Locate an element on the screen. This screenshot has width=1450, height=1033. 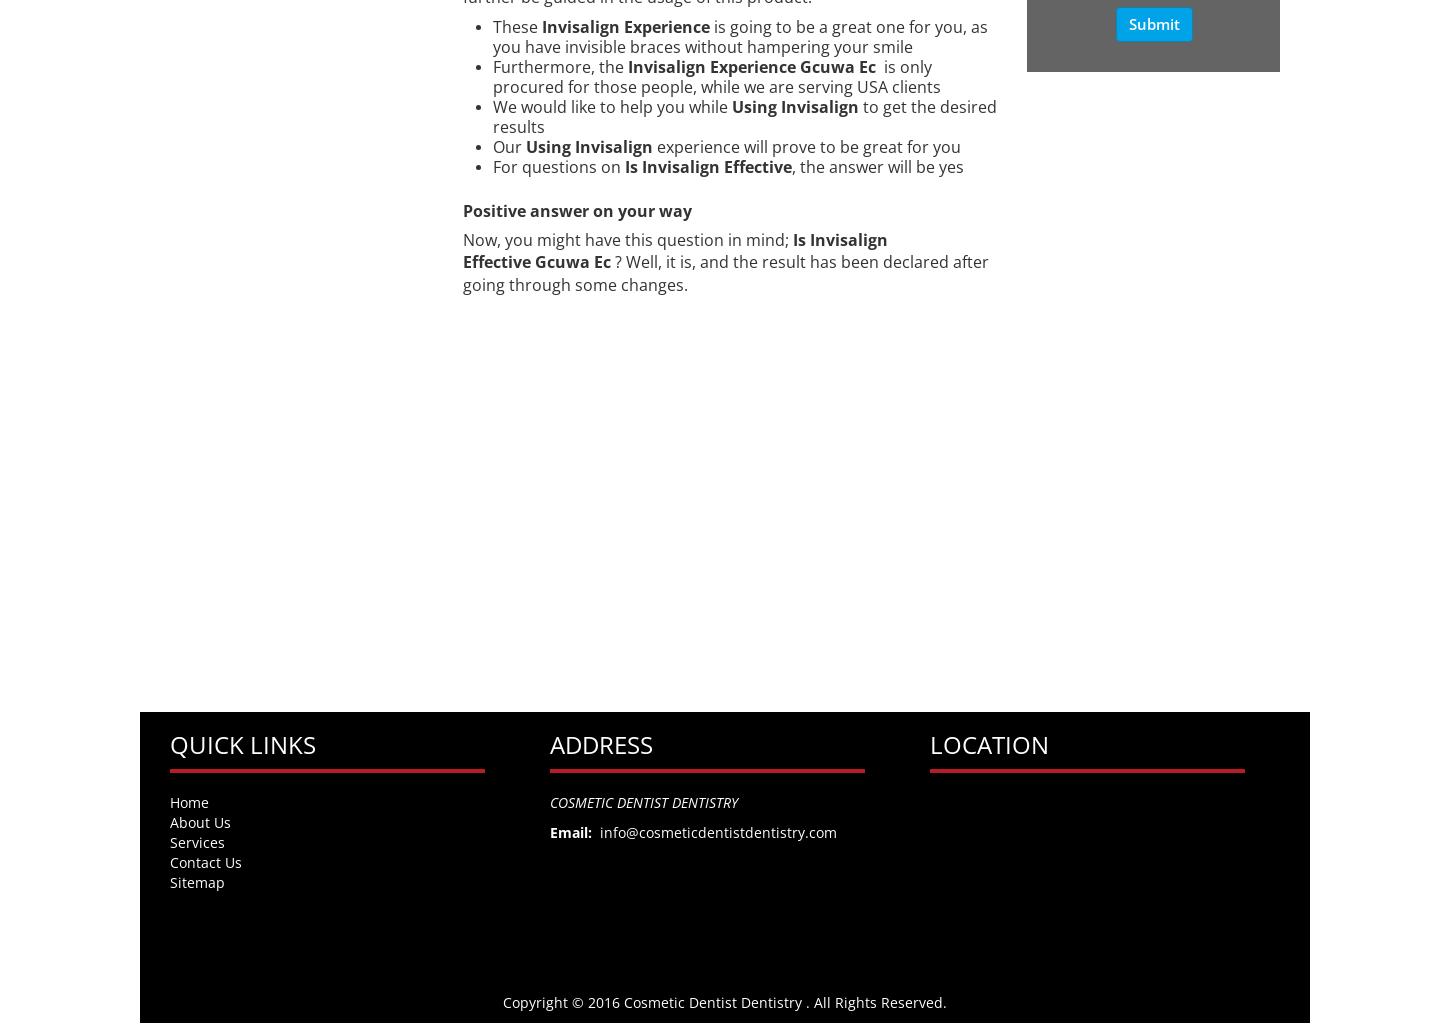
'Contact Us' is located at coordinates (205, 861).